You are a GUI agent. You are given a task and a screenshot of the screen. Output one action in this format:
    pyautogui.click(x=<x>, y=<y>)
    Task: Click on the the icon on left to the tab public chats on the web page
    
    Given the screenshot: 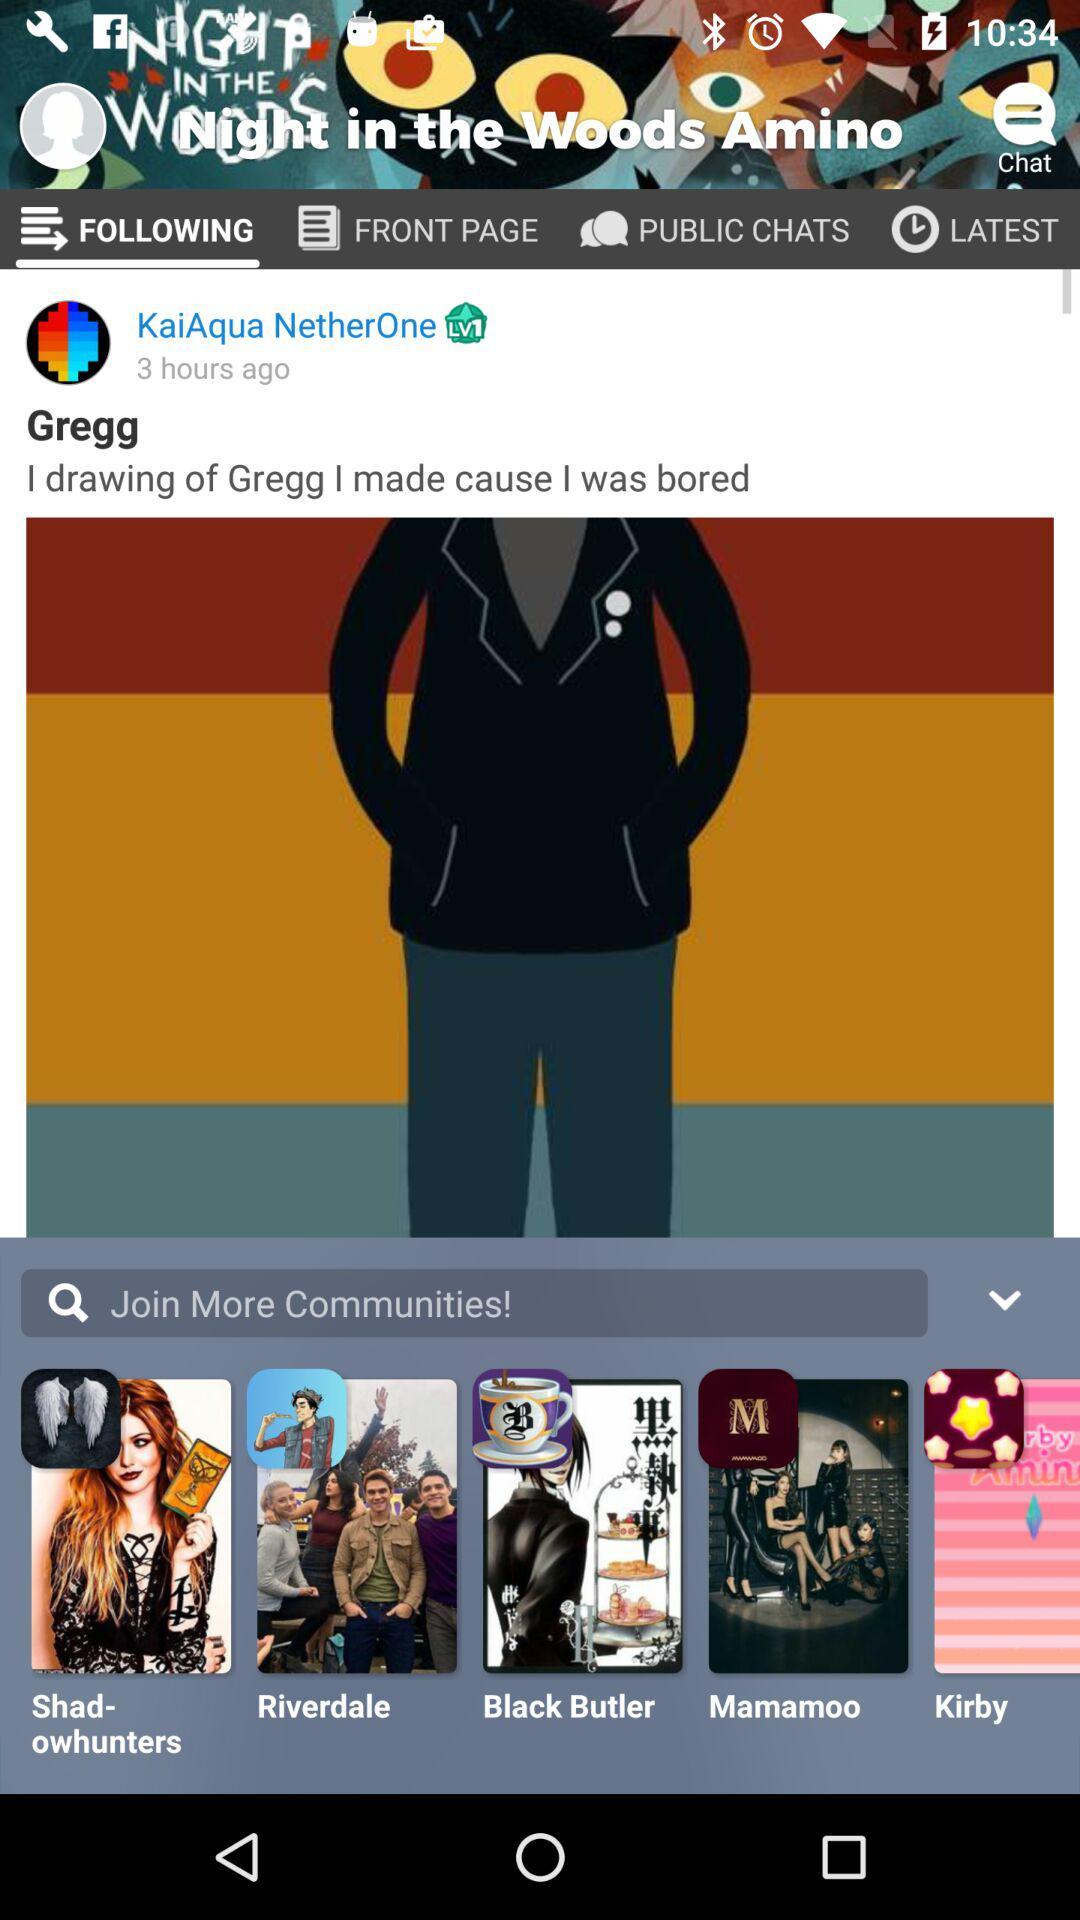 What is the action you would take?
    pyautogui.click(x=603, y=229)
    